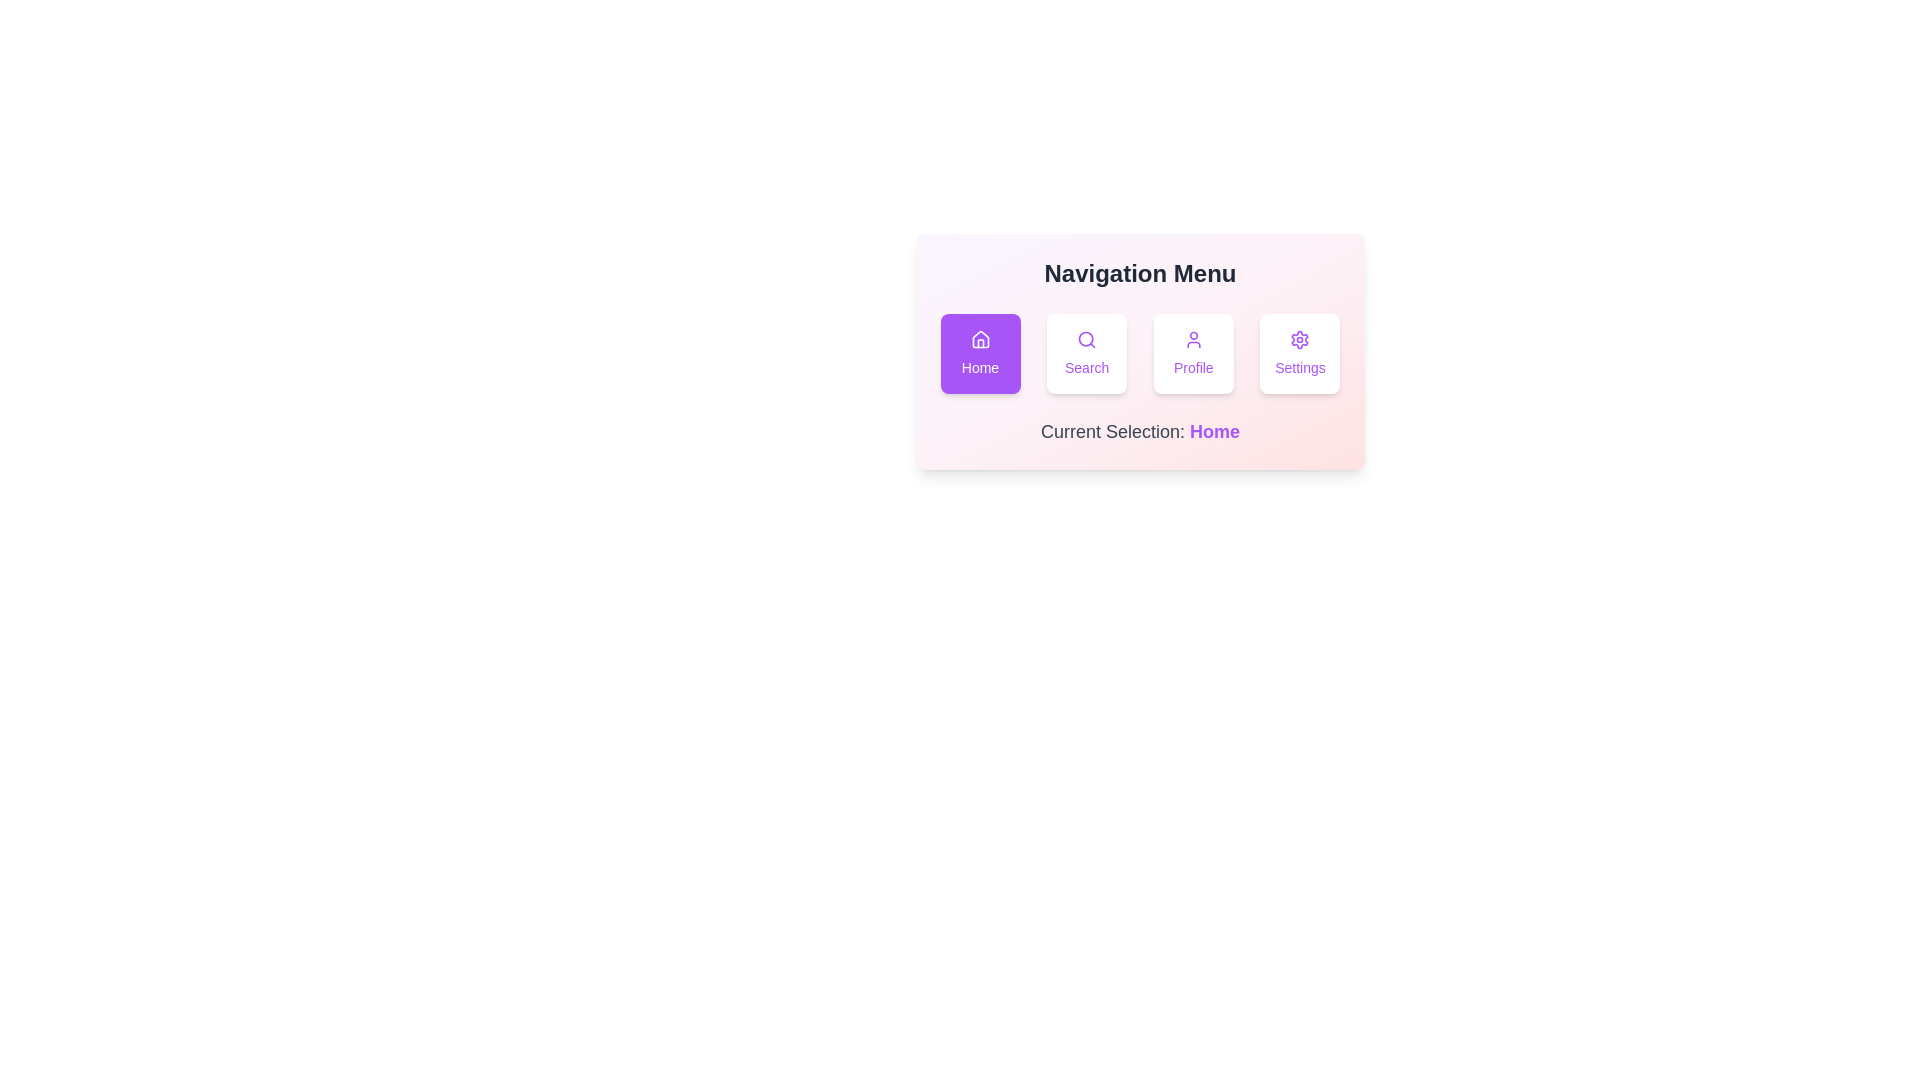 The width and height of the screenshot is (1920, 1080). Describe the element at coordinates (1300, 353) in the screenshot. I see `the Settings button to change the selection` at that location.